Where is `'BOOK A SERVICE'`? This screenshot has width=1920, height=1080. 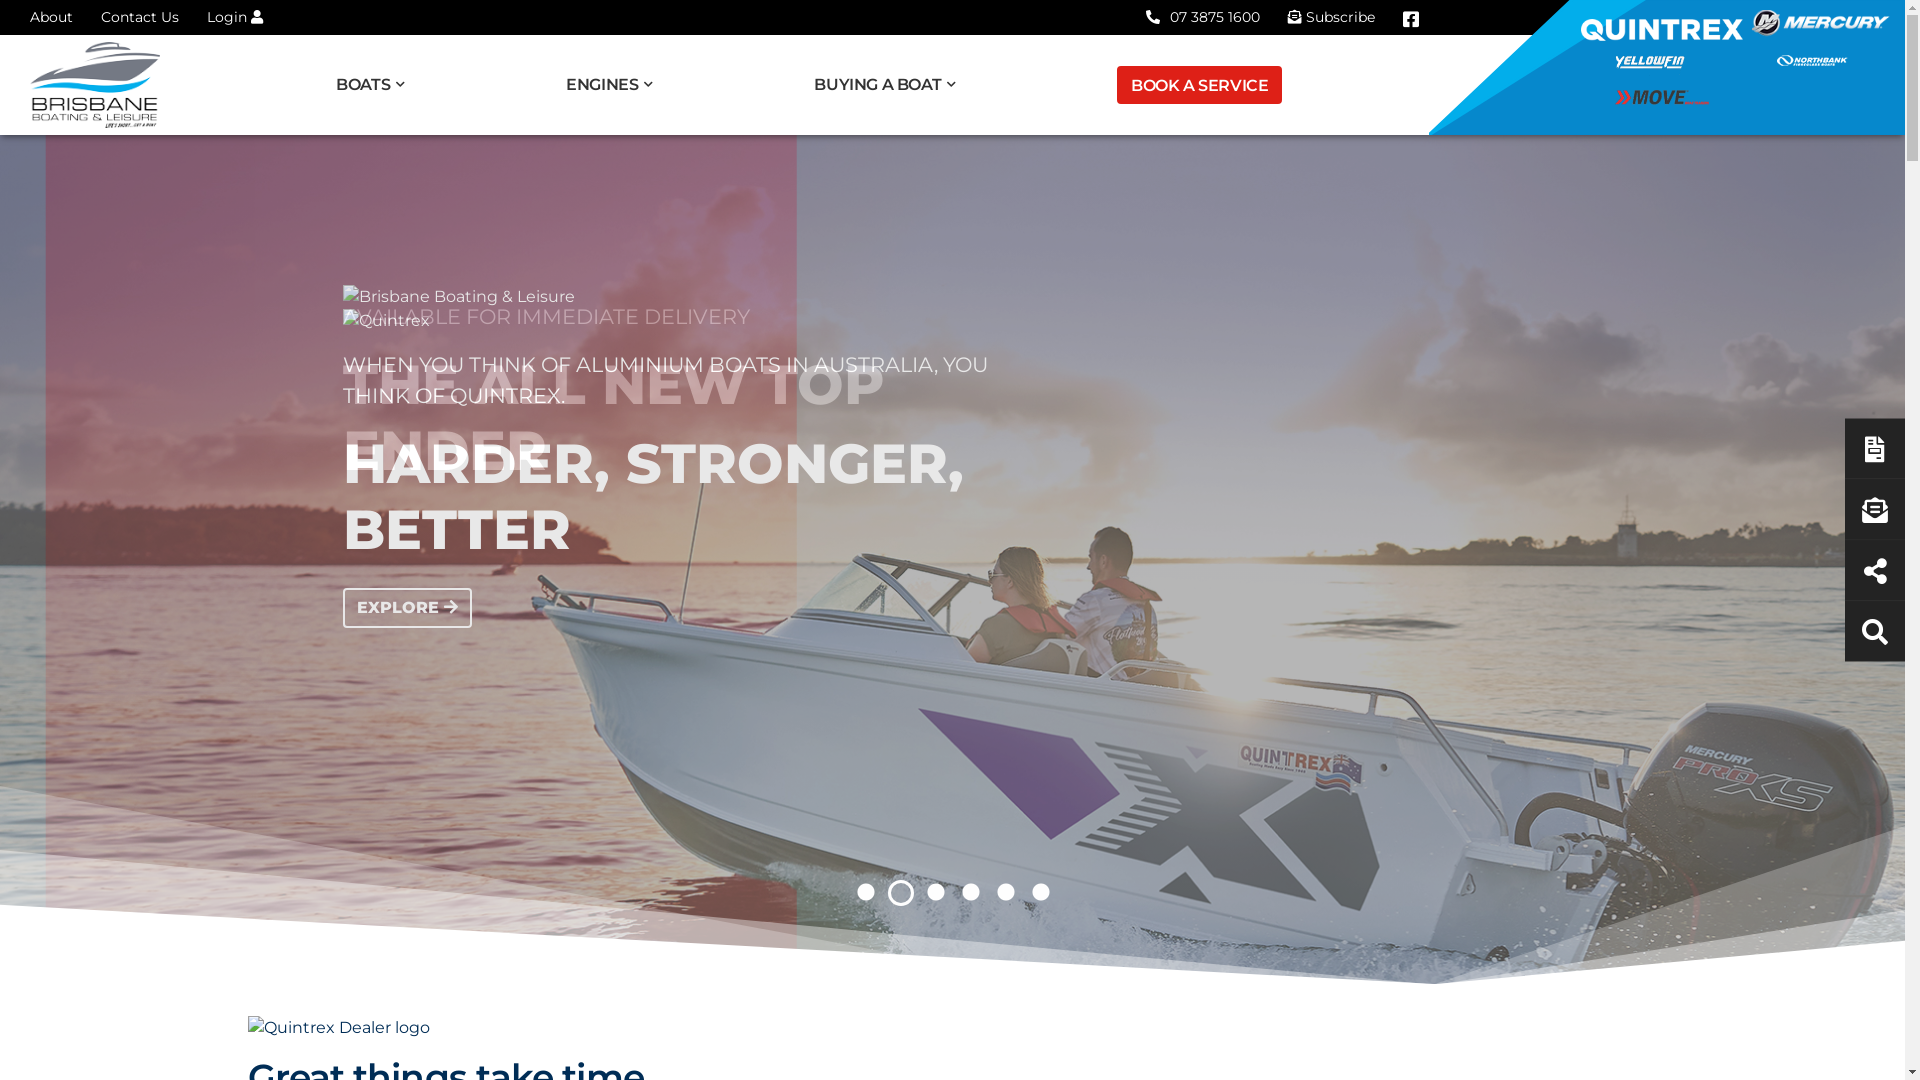
'BOOK A SERVICE' is located at coordinates (1199, 83).